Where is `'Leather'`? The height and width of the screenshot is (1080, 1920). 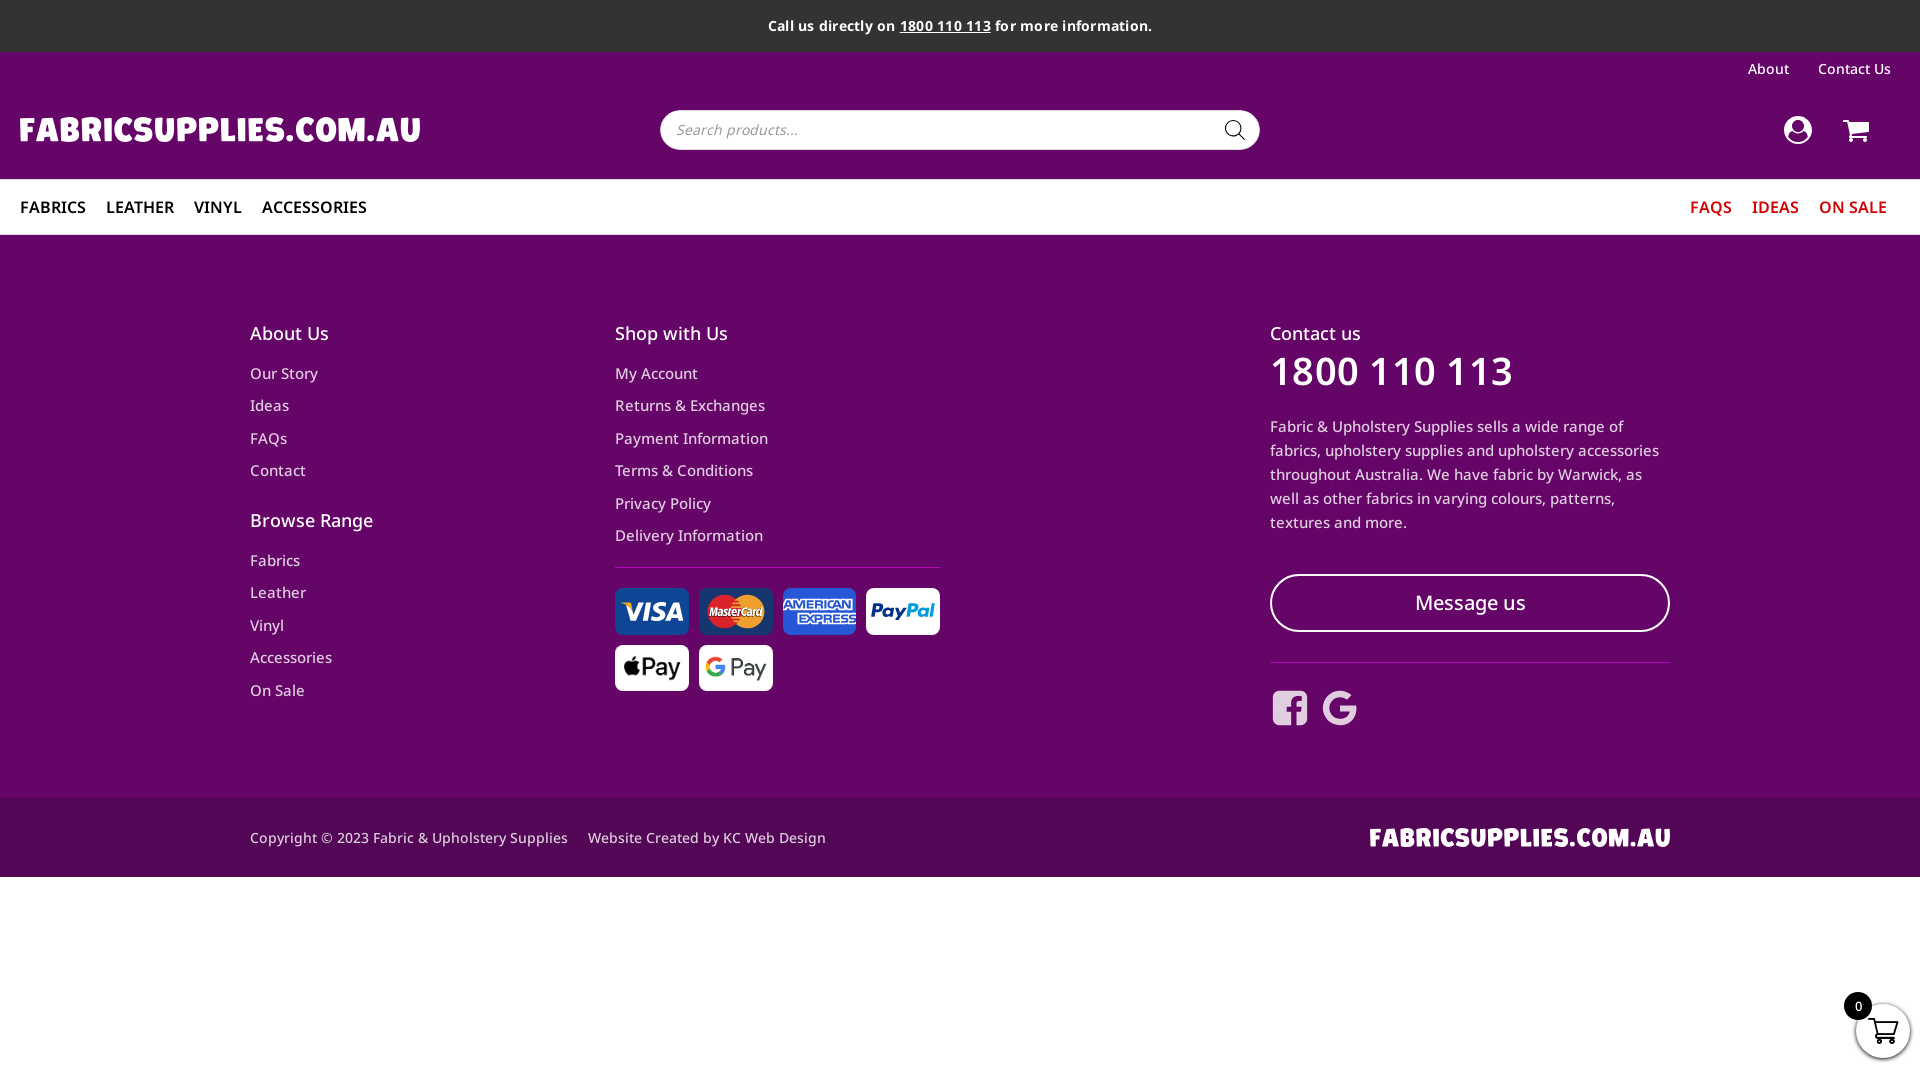 'Leather' is located at coordinates (277, 591).